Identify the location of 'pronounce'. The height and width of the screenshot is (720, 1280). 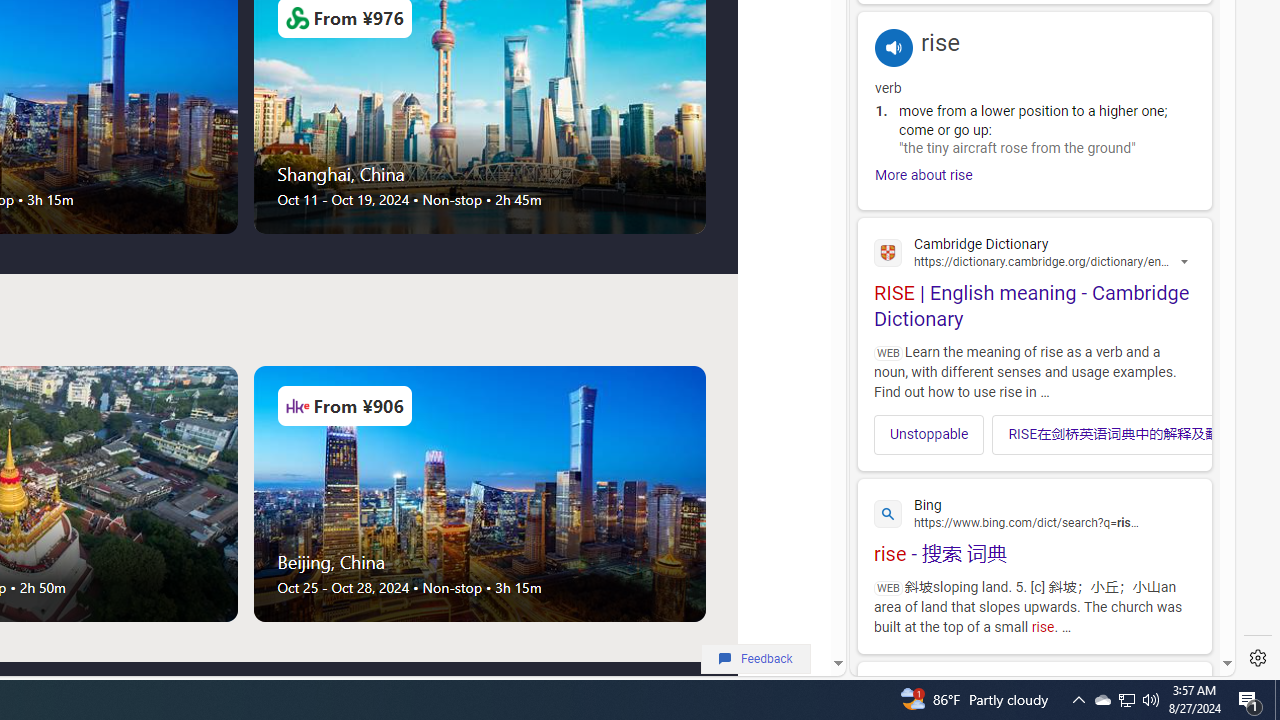
(893, 46).